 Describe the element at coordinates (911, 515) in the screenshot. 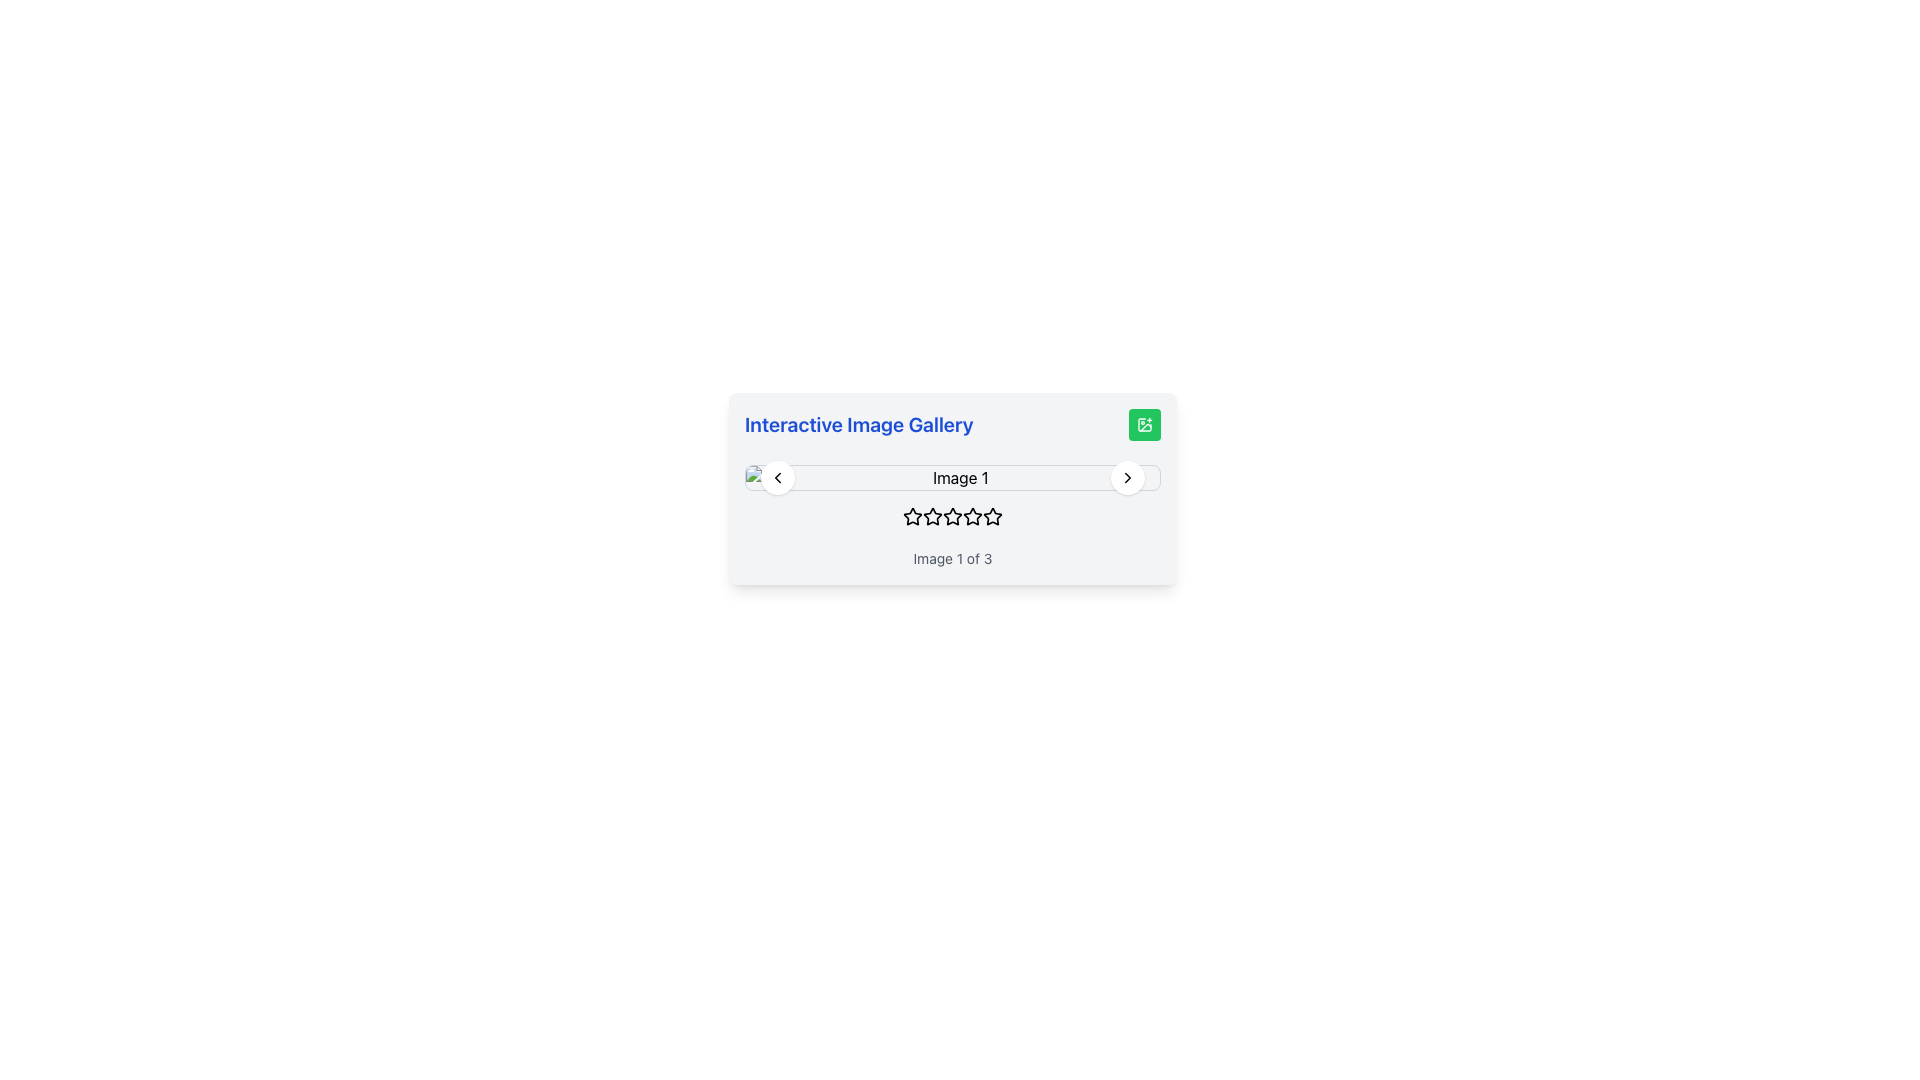

I see `the first star icon in the Rating Star Widget` at that location.